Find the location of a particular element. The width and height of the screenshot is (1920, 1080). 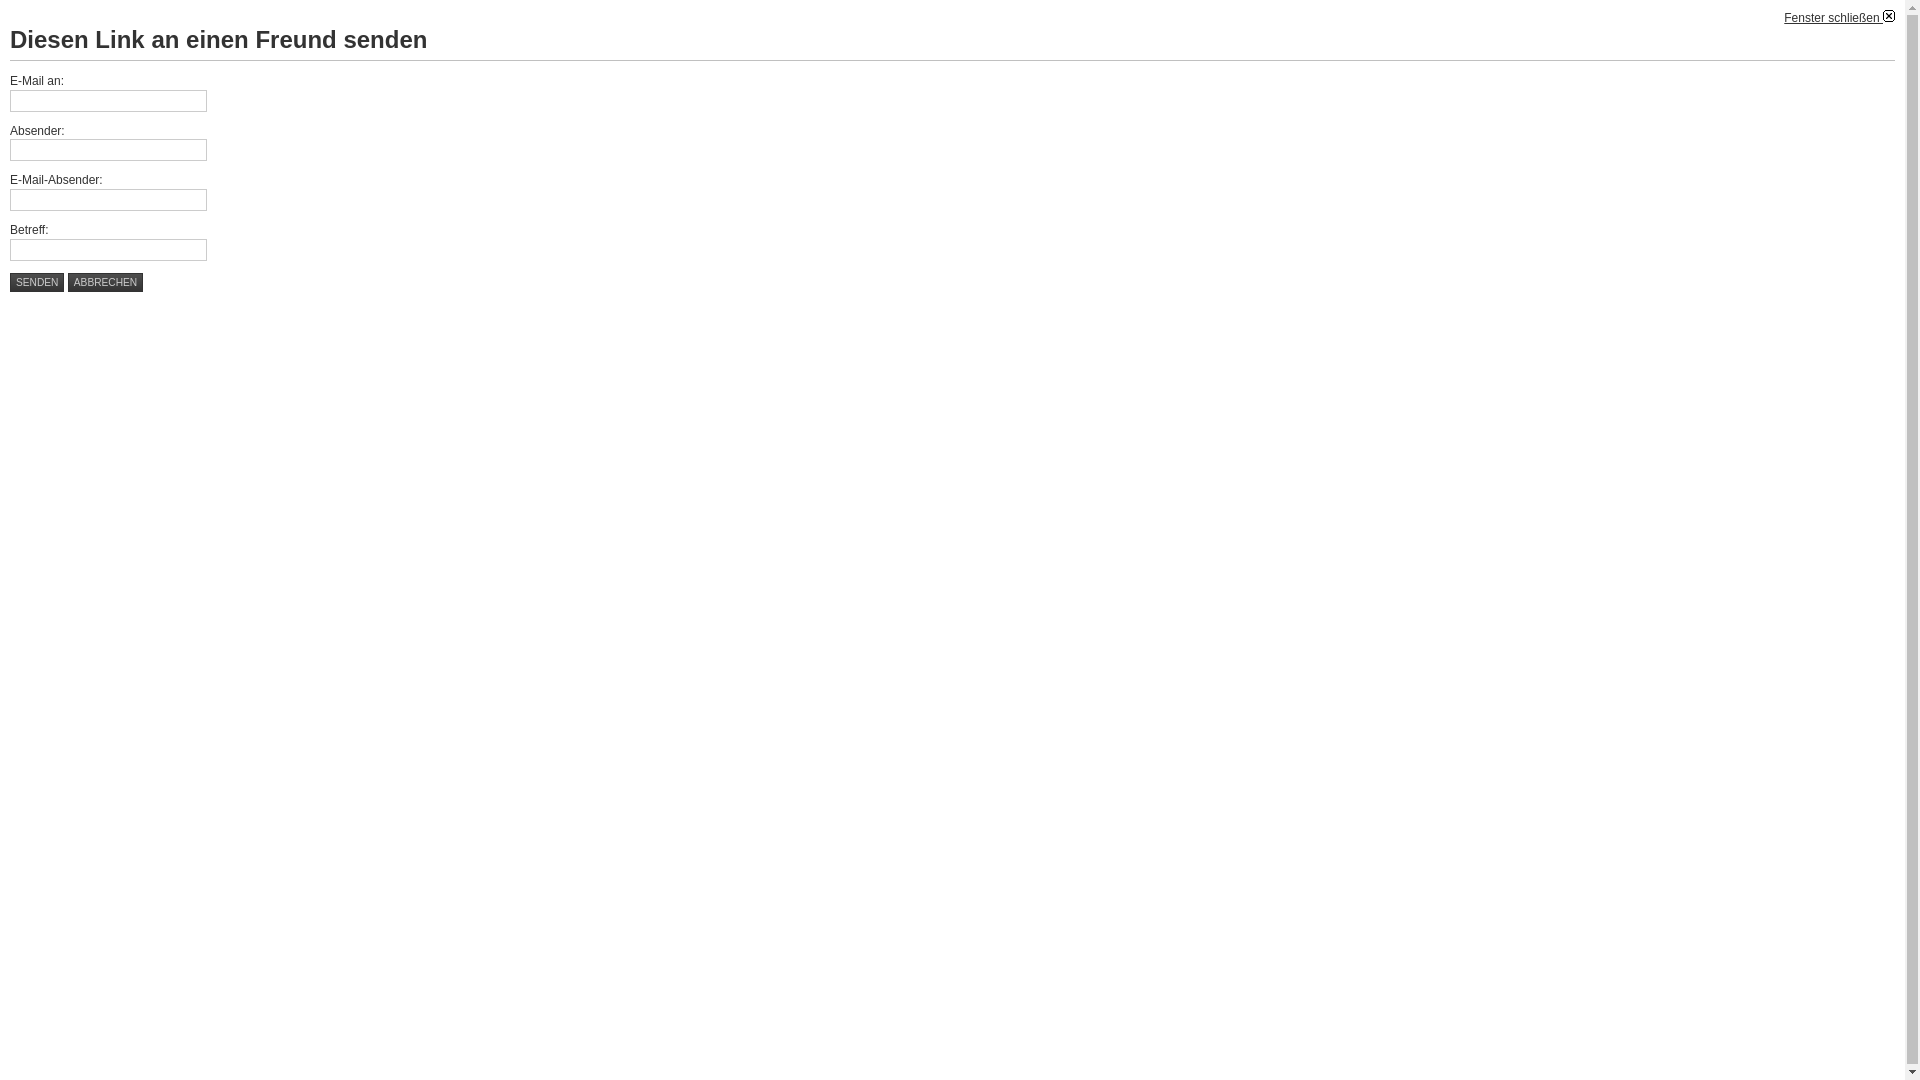

'ABBRECHEN' is located at coordinates (104, 282).